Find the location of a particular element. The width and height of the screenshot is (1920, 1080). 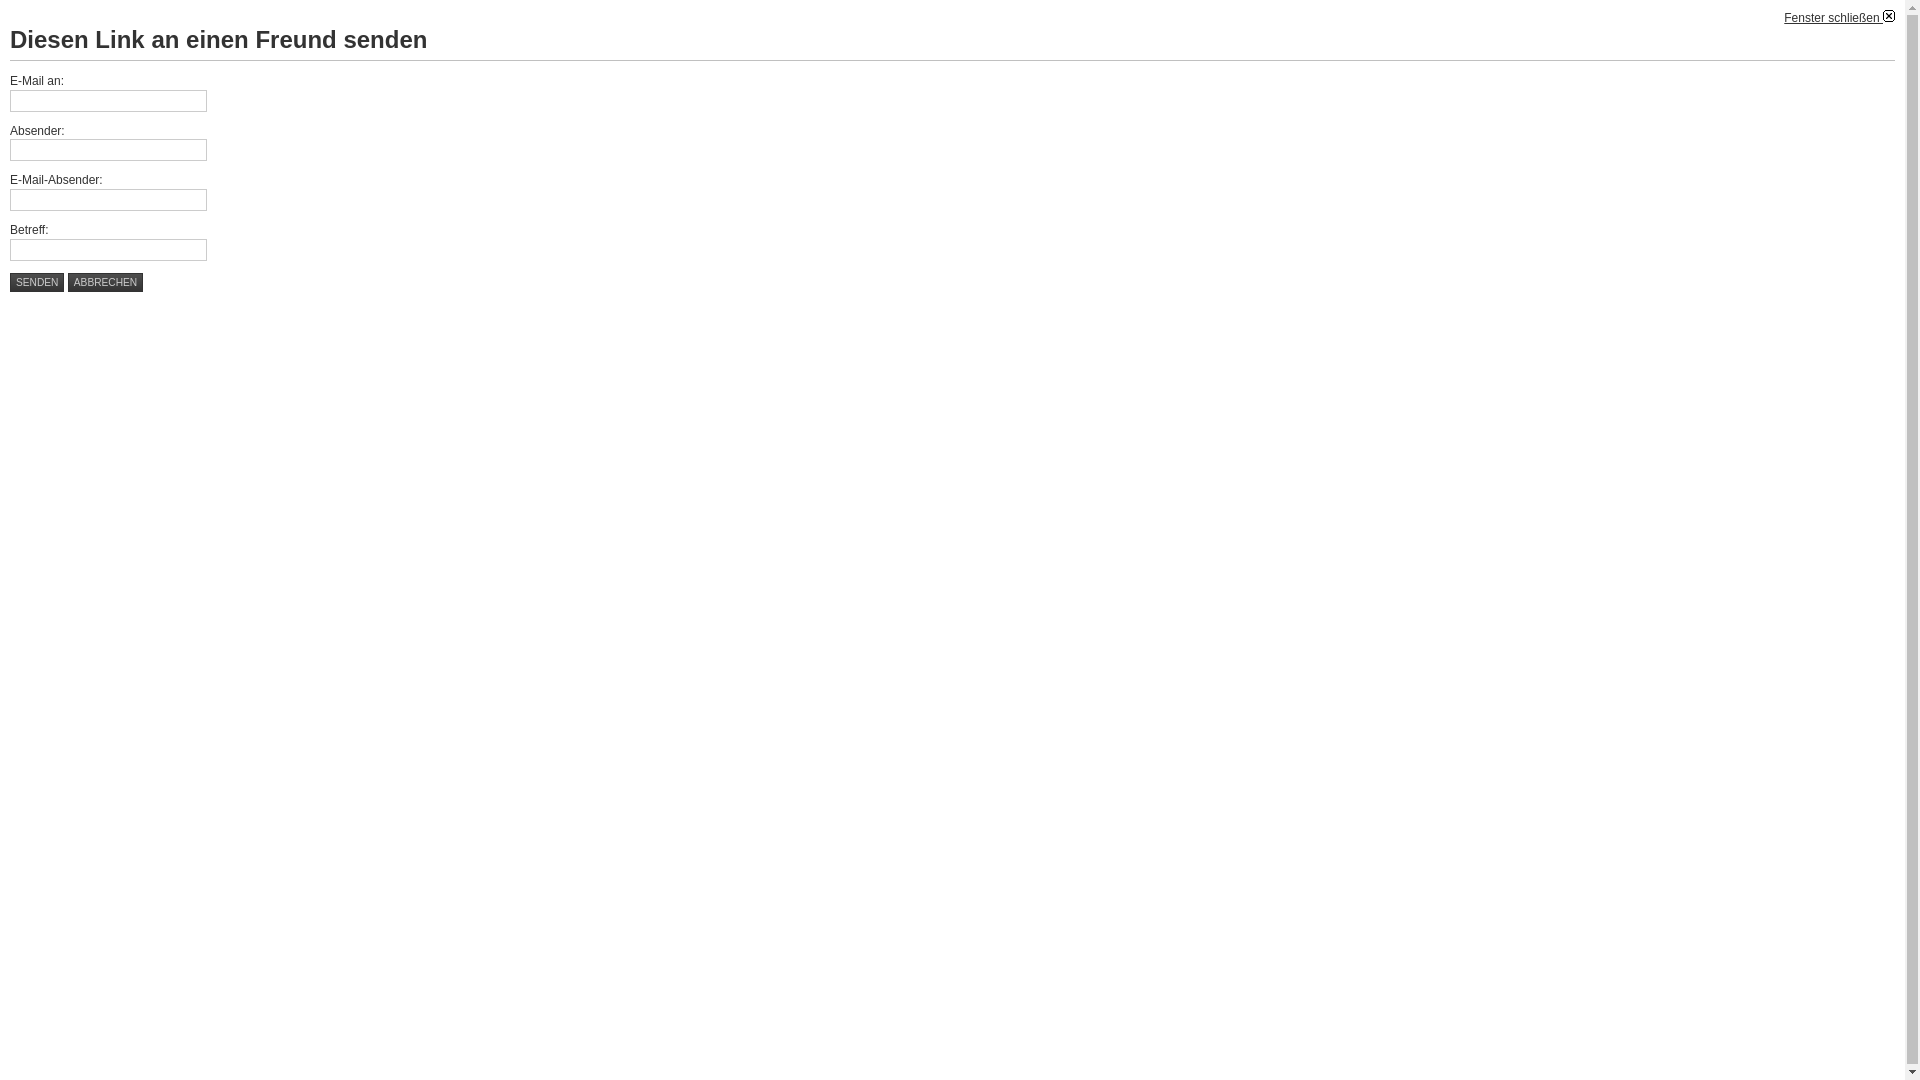

'ABBRECHEN' is located at coordinates (104, 282).